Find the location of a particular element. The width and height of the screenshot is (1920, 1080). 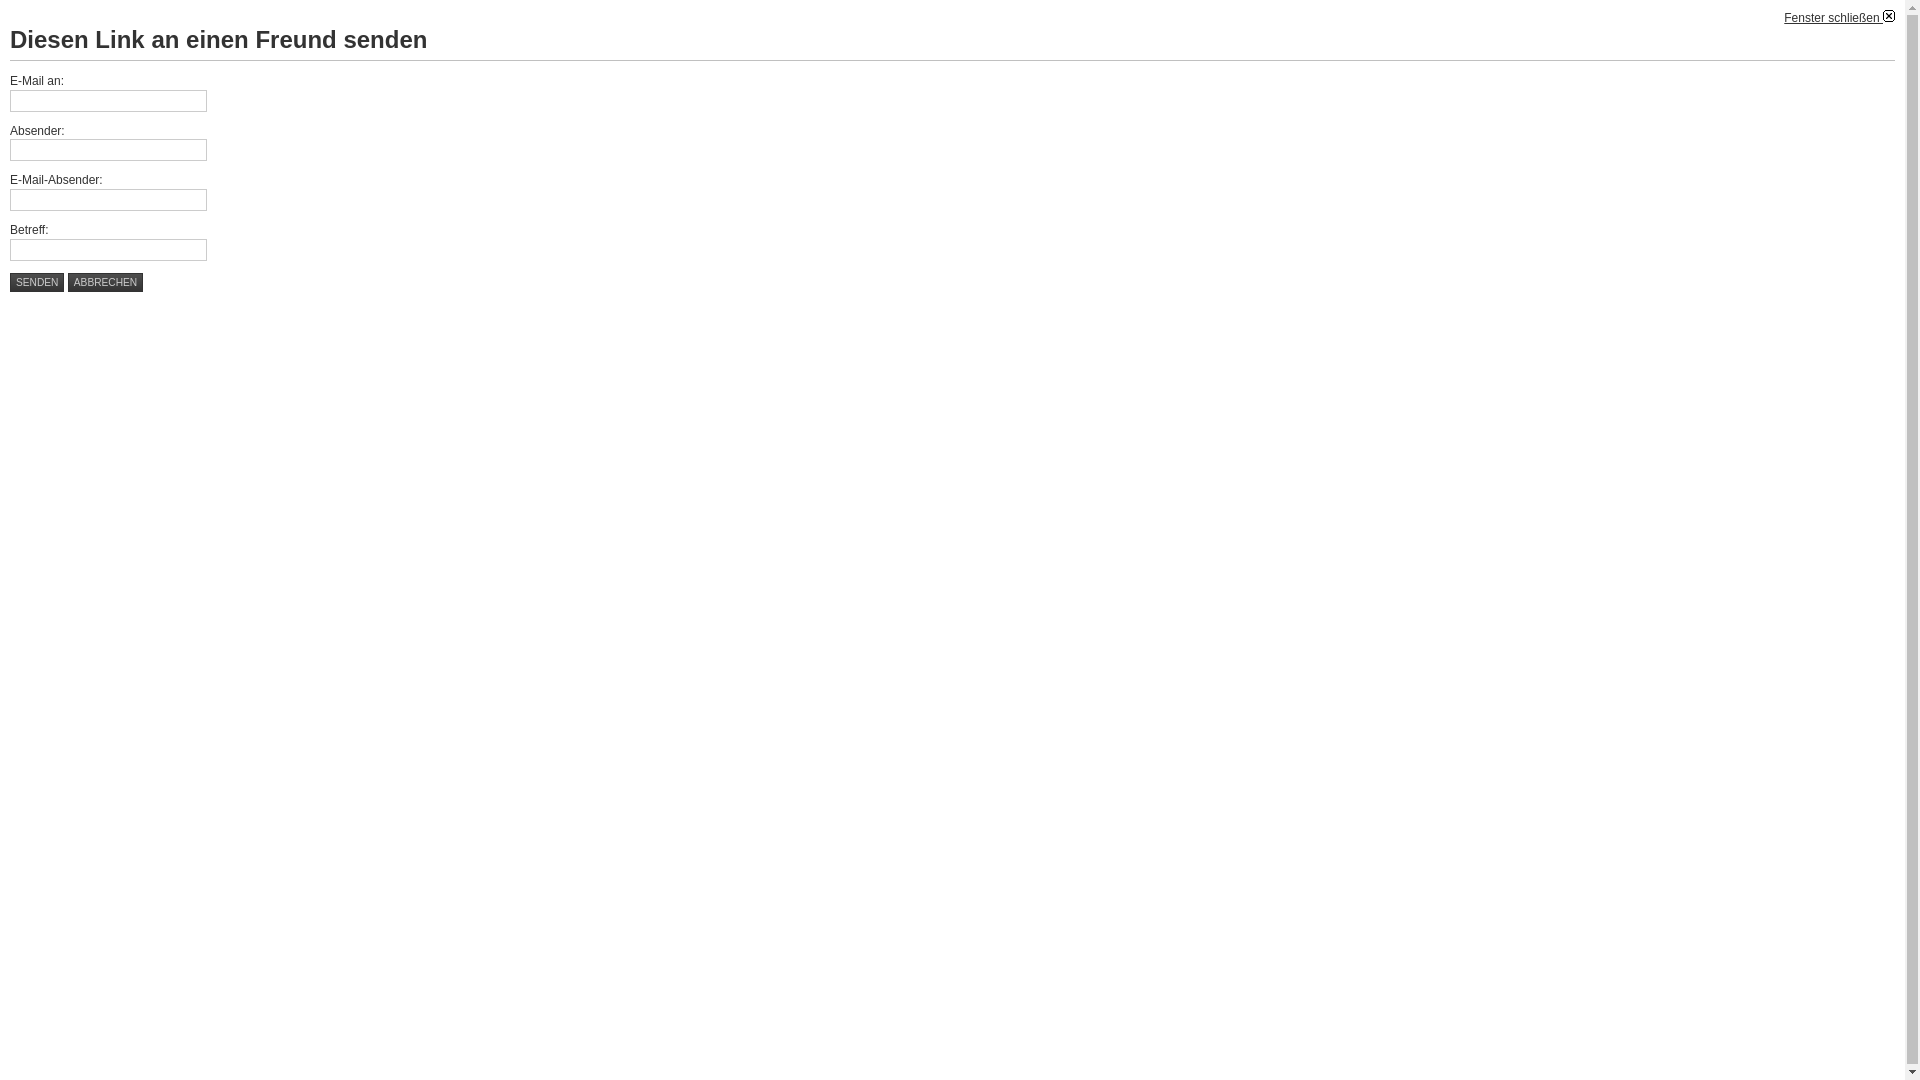

'ABBRECHEN' is located at coordinates (104, 282).